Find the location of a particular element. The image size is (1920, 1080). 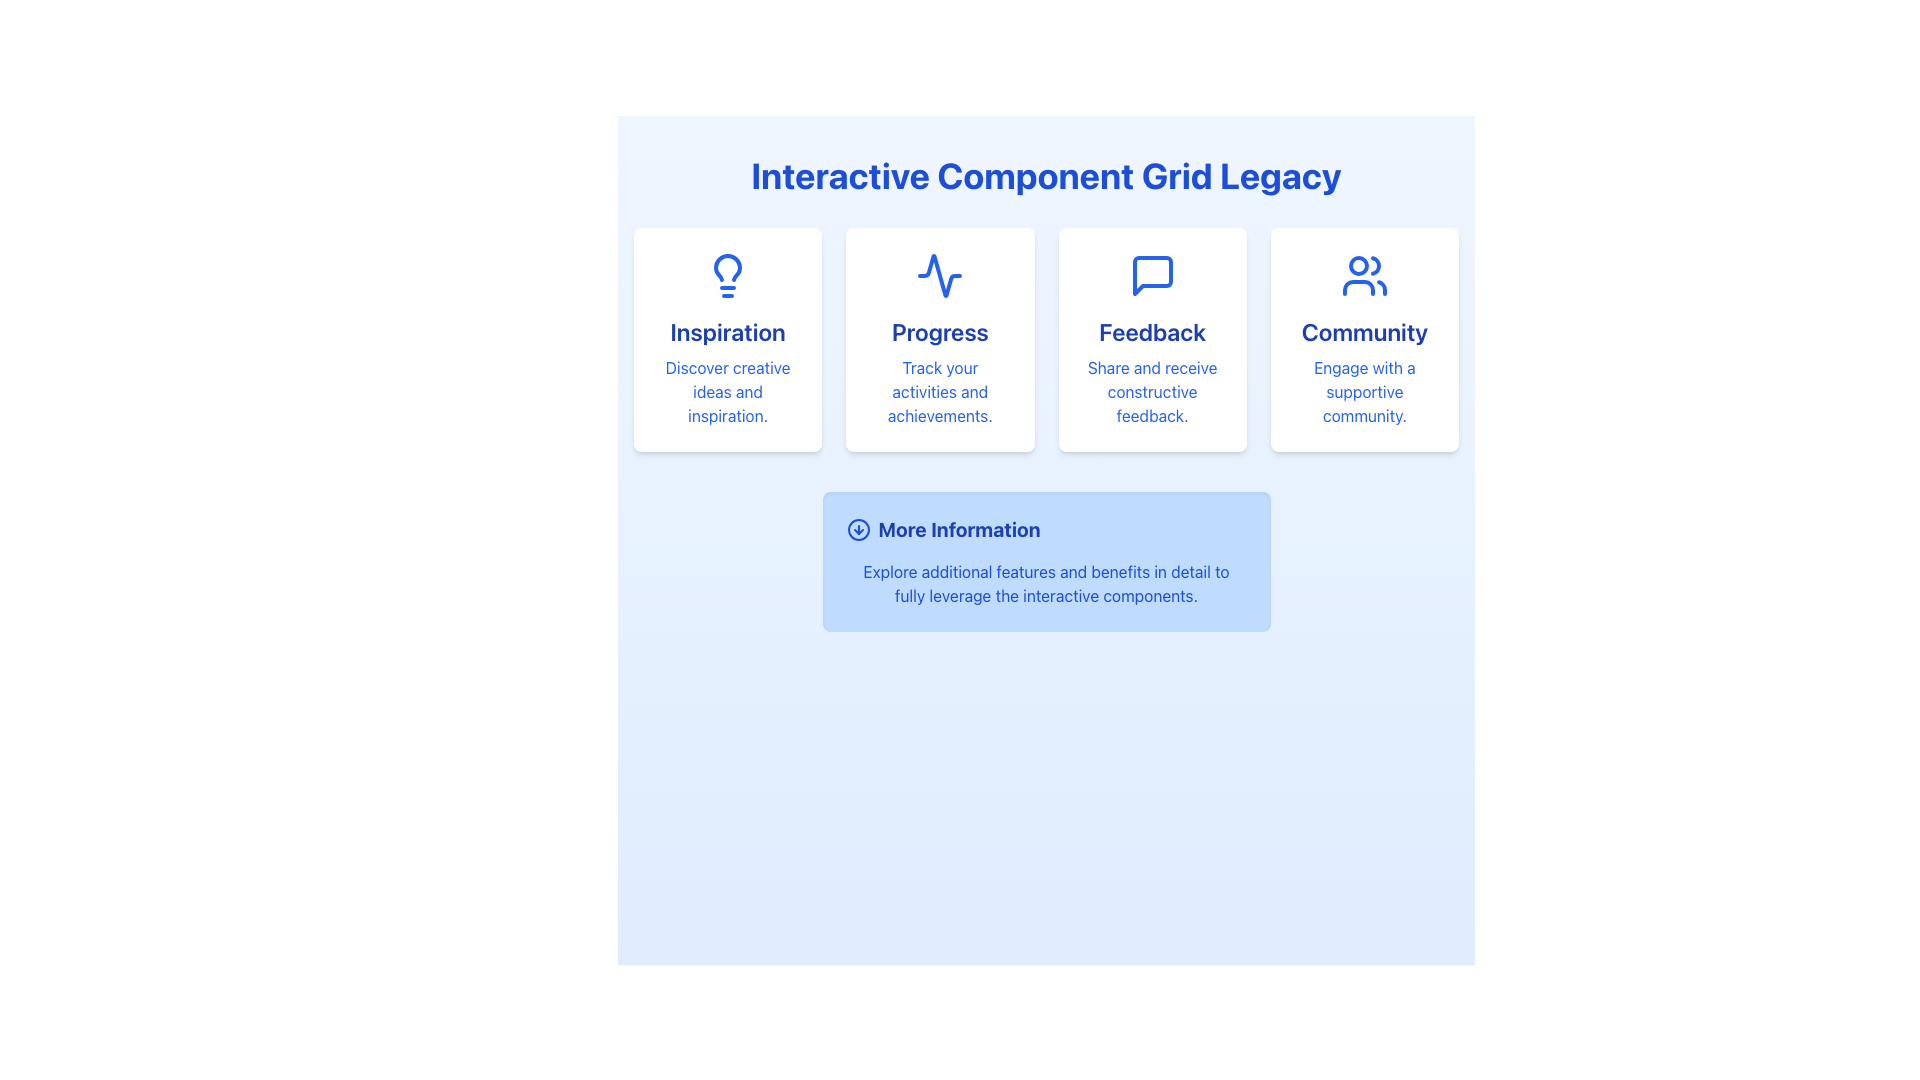

information displayed on the 'Feedback' Information card, which is the third card in a row of four cards in the grid layout is located at coordinates (1152, 338).